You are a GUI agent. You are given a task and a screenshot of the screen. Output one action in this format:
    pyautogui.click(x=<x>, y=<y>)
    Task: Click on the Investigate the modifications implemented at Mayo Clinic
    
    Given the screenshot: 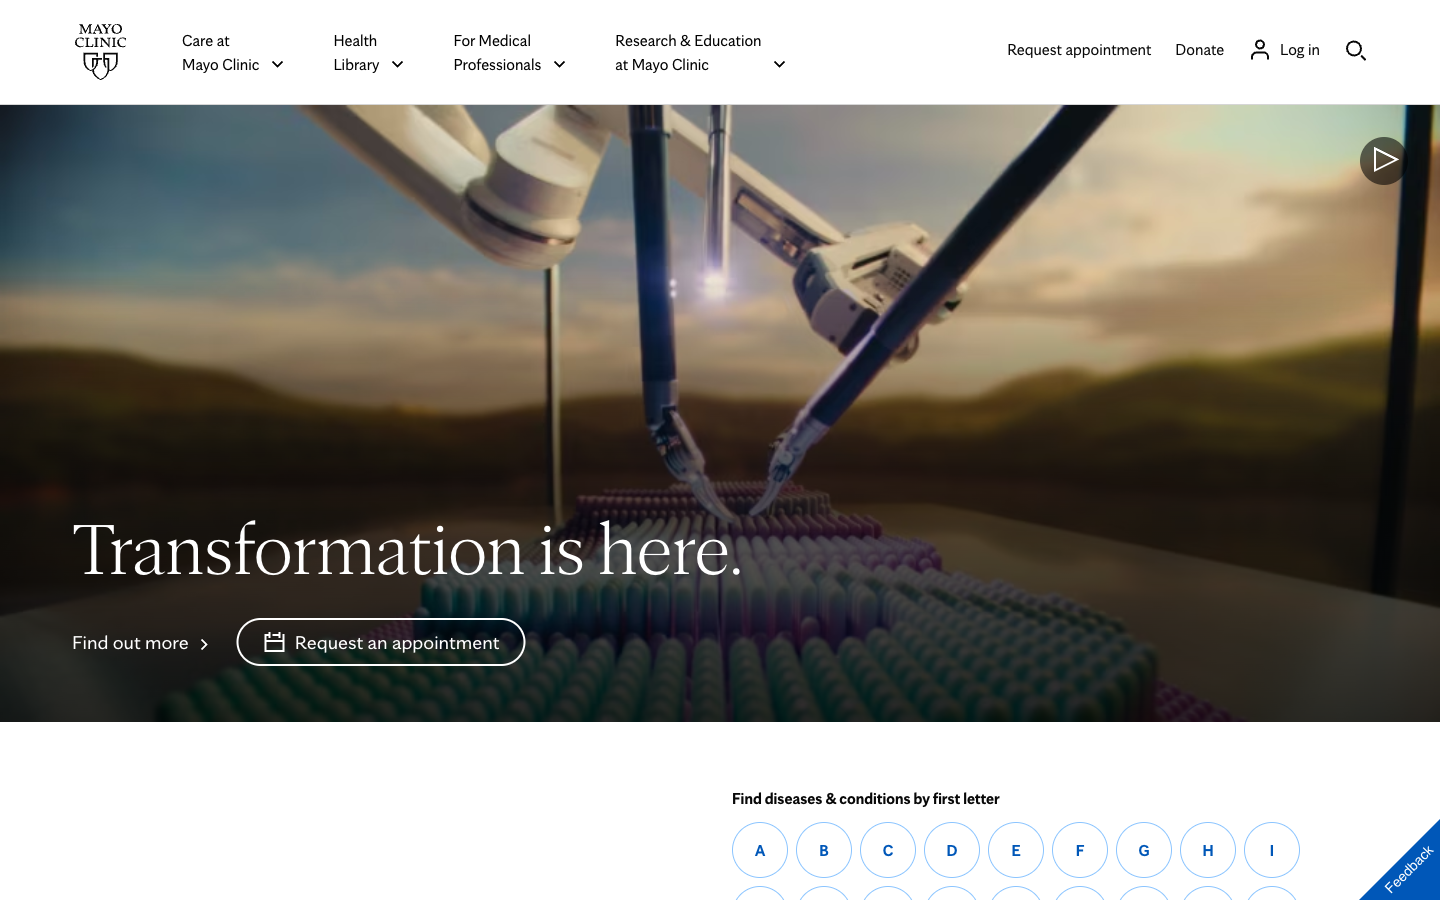 What is the action you would take?
    pyautogui.click(x=141, y=641)
    